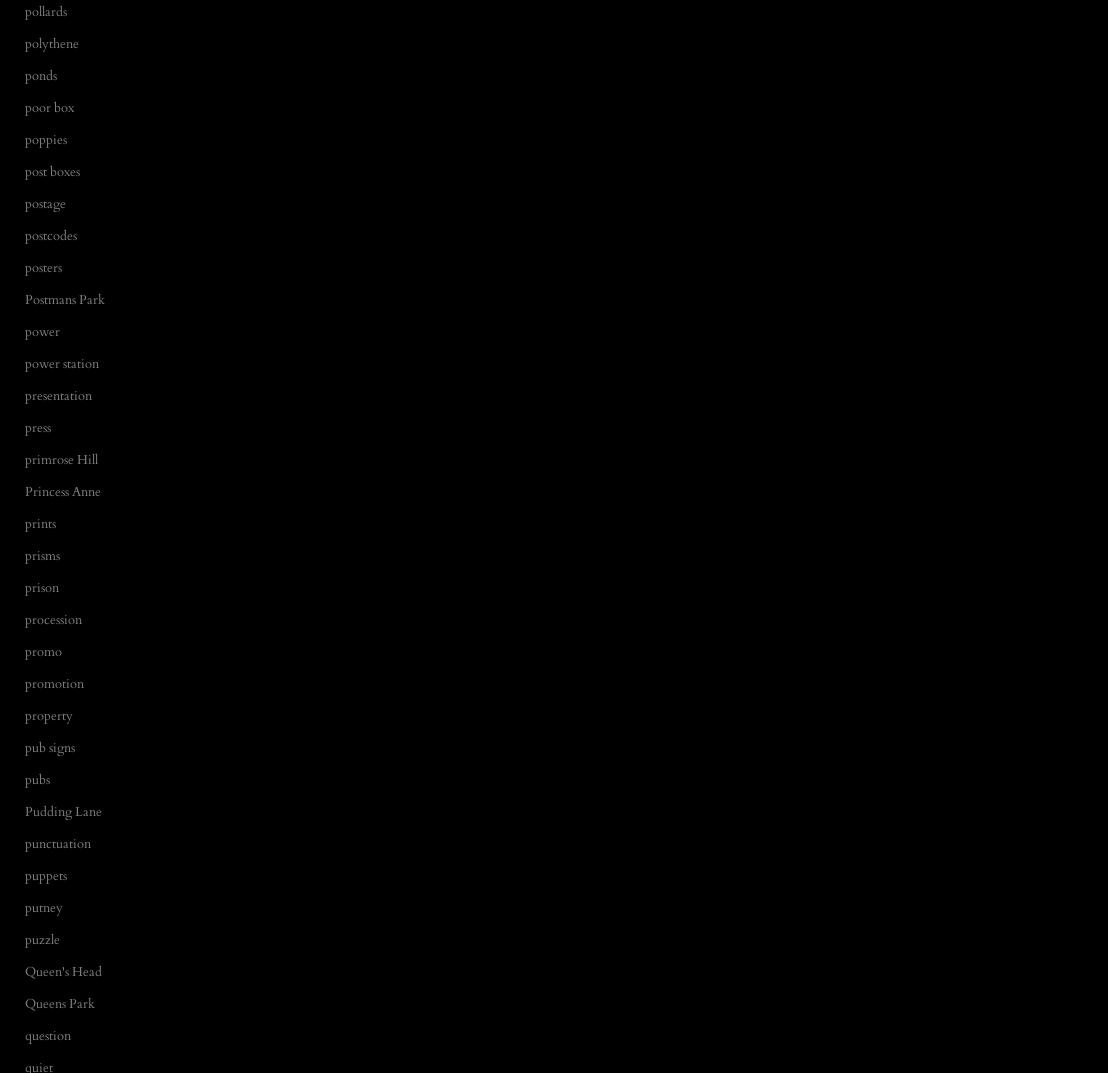  What do you see at coordinates (25, 203) in the screenshot?
I see `'postage'` at bounding box center [25, 203].